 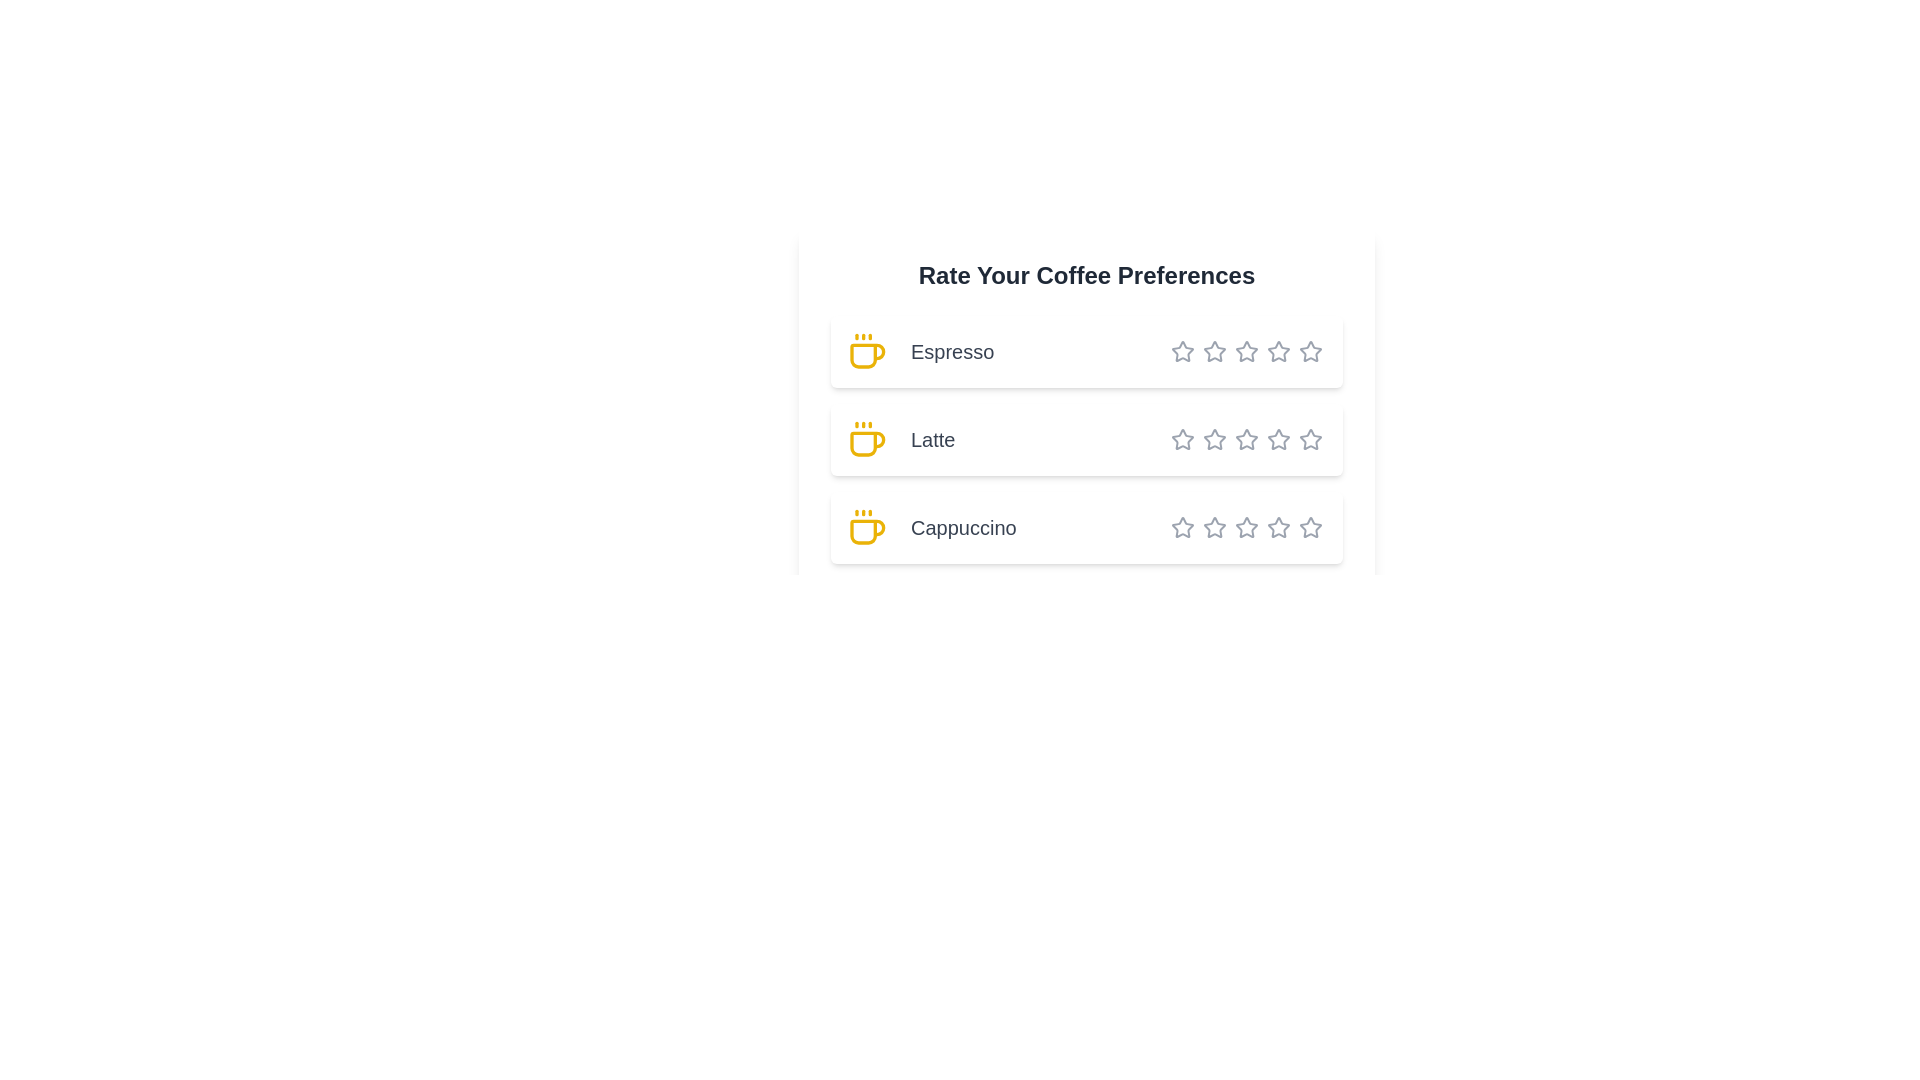 I want to click on the star corresponding to 4 stars for the coffee type Espresso, so click(x=1242, y=350).